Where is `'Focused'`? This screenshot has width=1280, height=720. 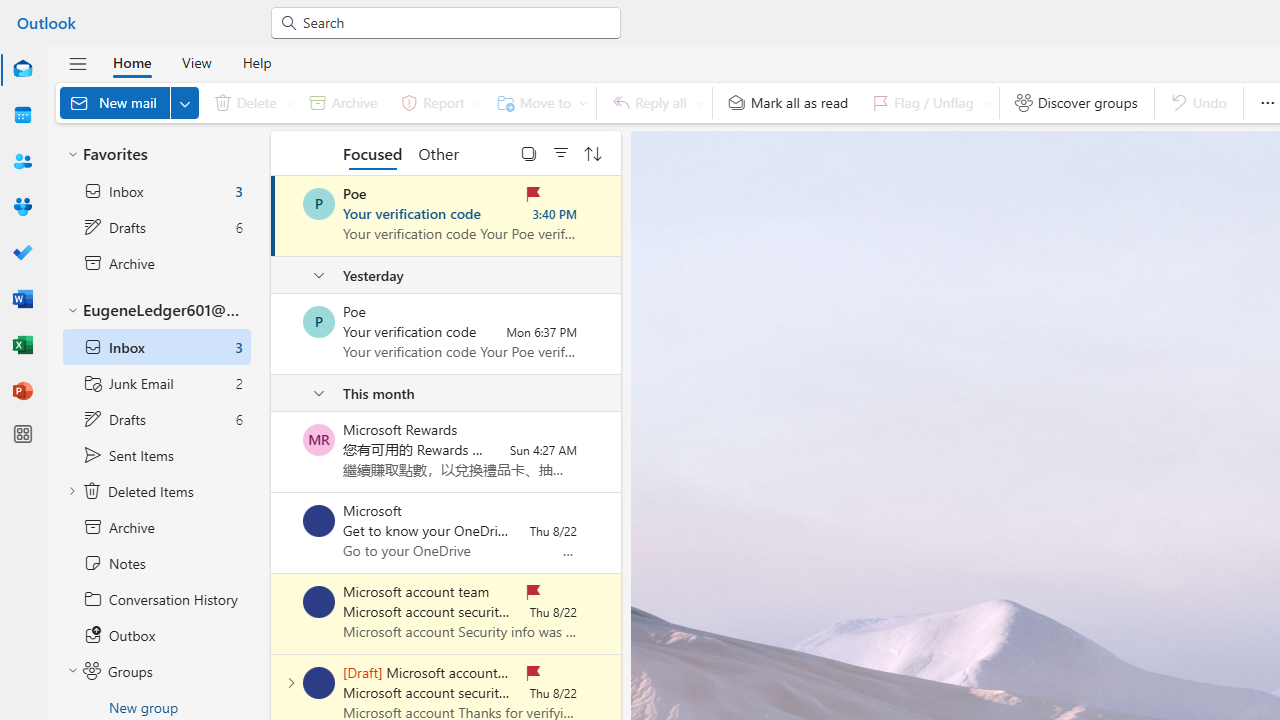
'Focused' is located at coordinates (373, 152).